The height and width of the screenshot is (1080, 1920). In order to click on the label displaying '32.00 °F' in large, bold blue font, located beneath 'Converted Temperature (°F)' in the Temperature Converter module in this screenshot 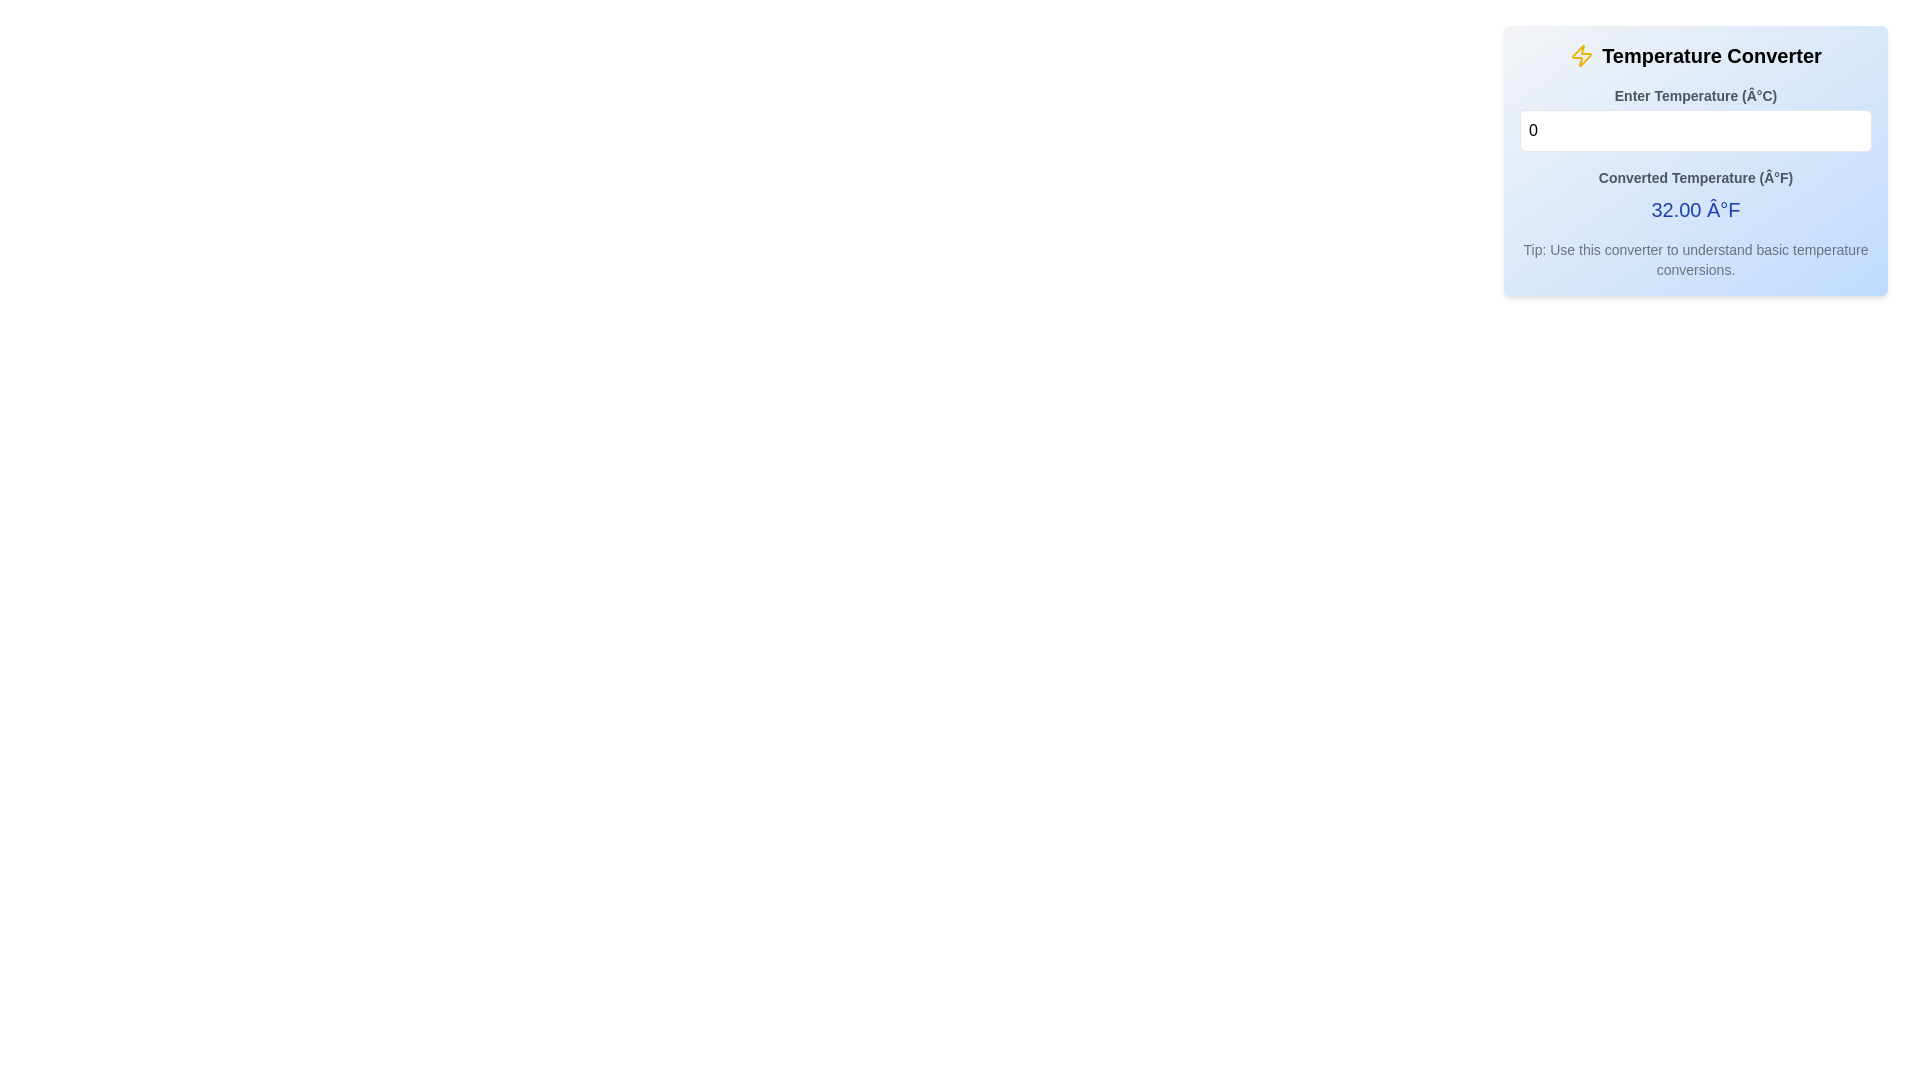, I will do `click(1694, 209)`.